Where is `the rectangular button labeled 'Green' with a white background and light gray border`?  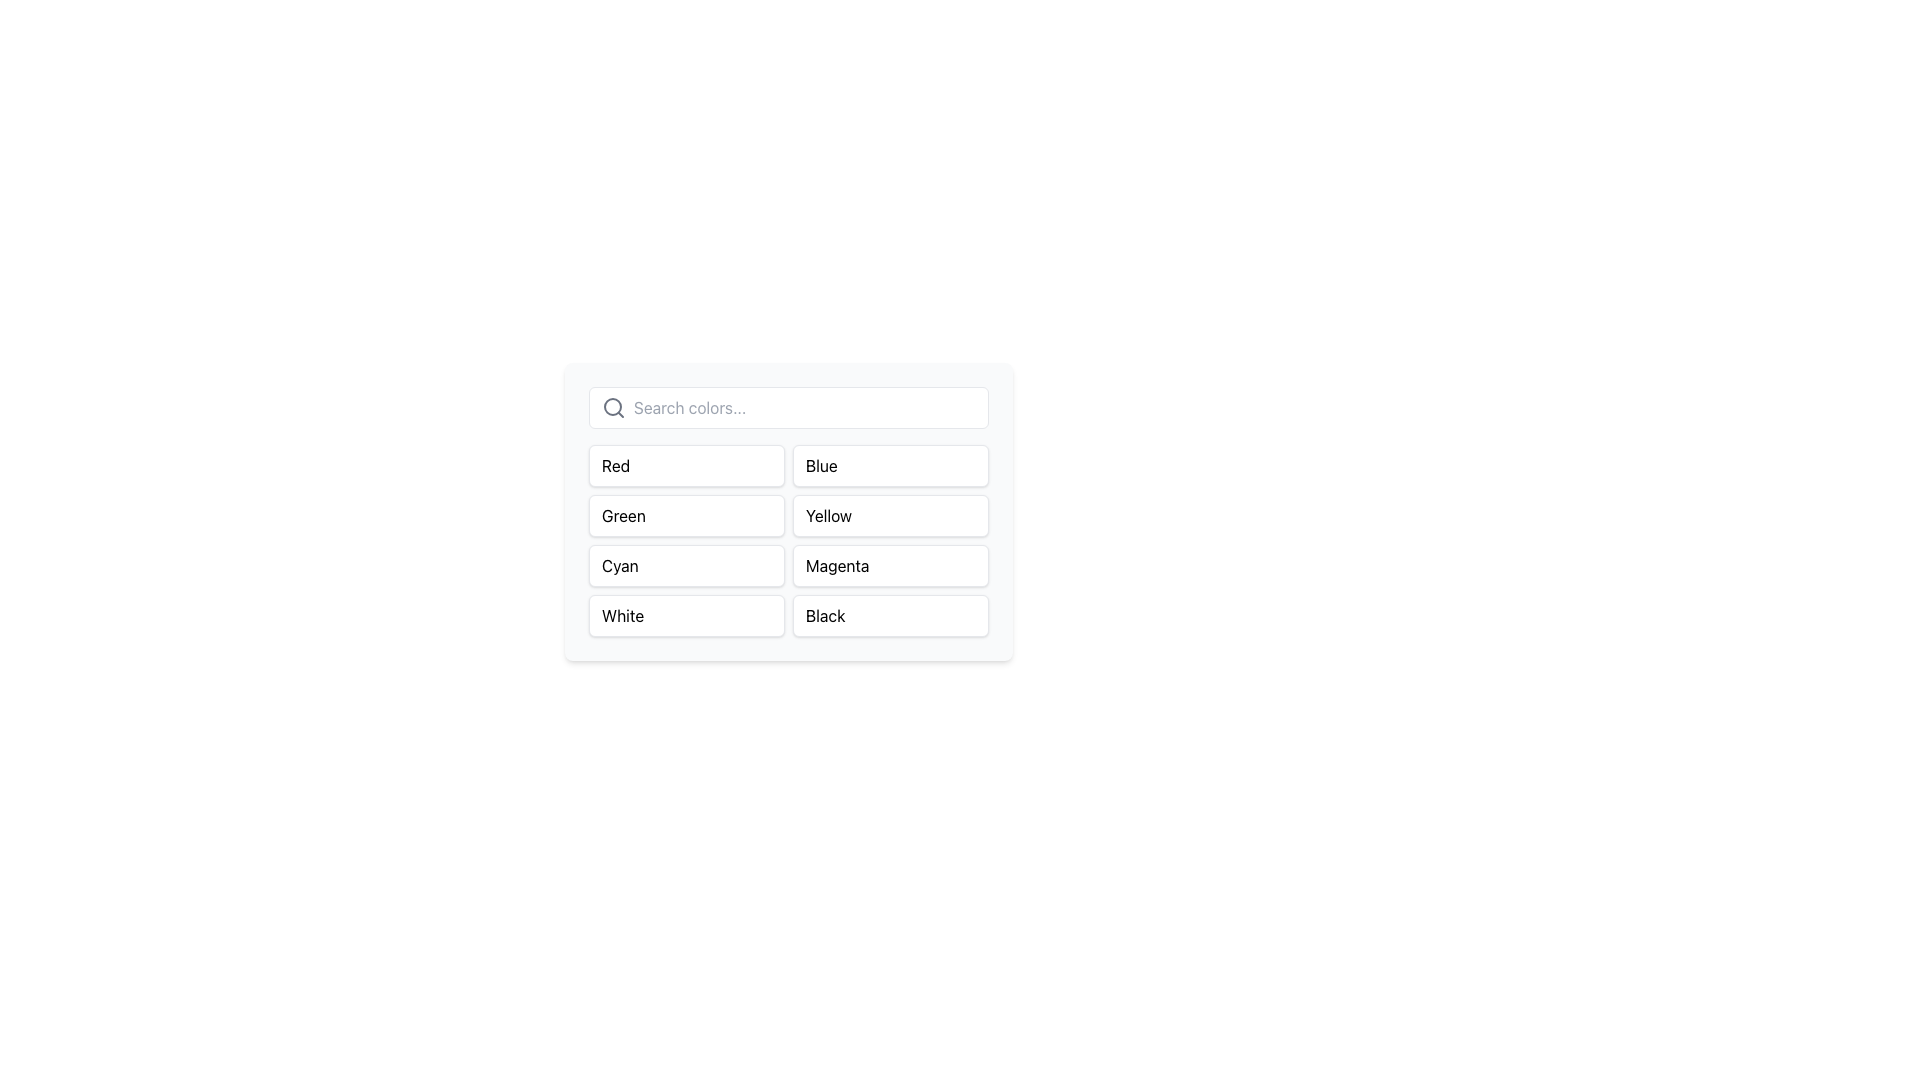
the rectangular button labeled 'Green' with a white background and light gray border is located at coordinates (686, 515).